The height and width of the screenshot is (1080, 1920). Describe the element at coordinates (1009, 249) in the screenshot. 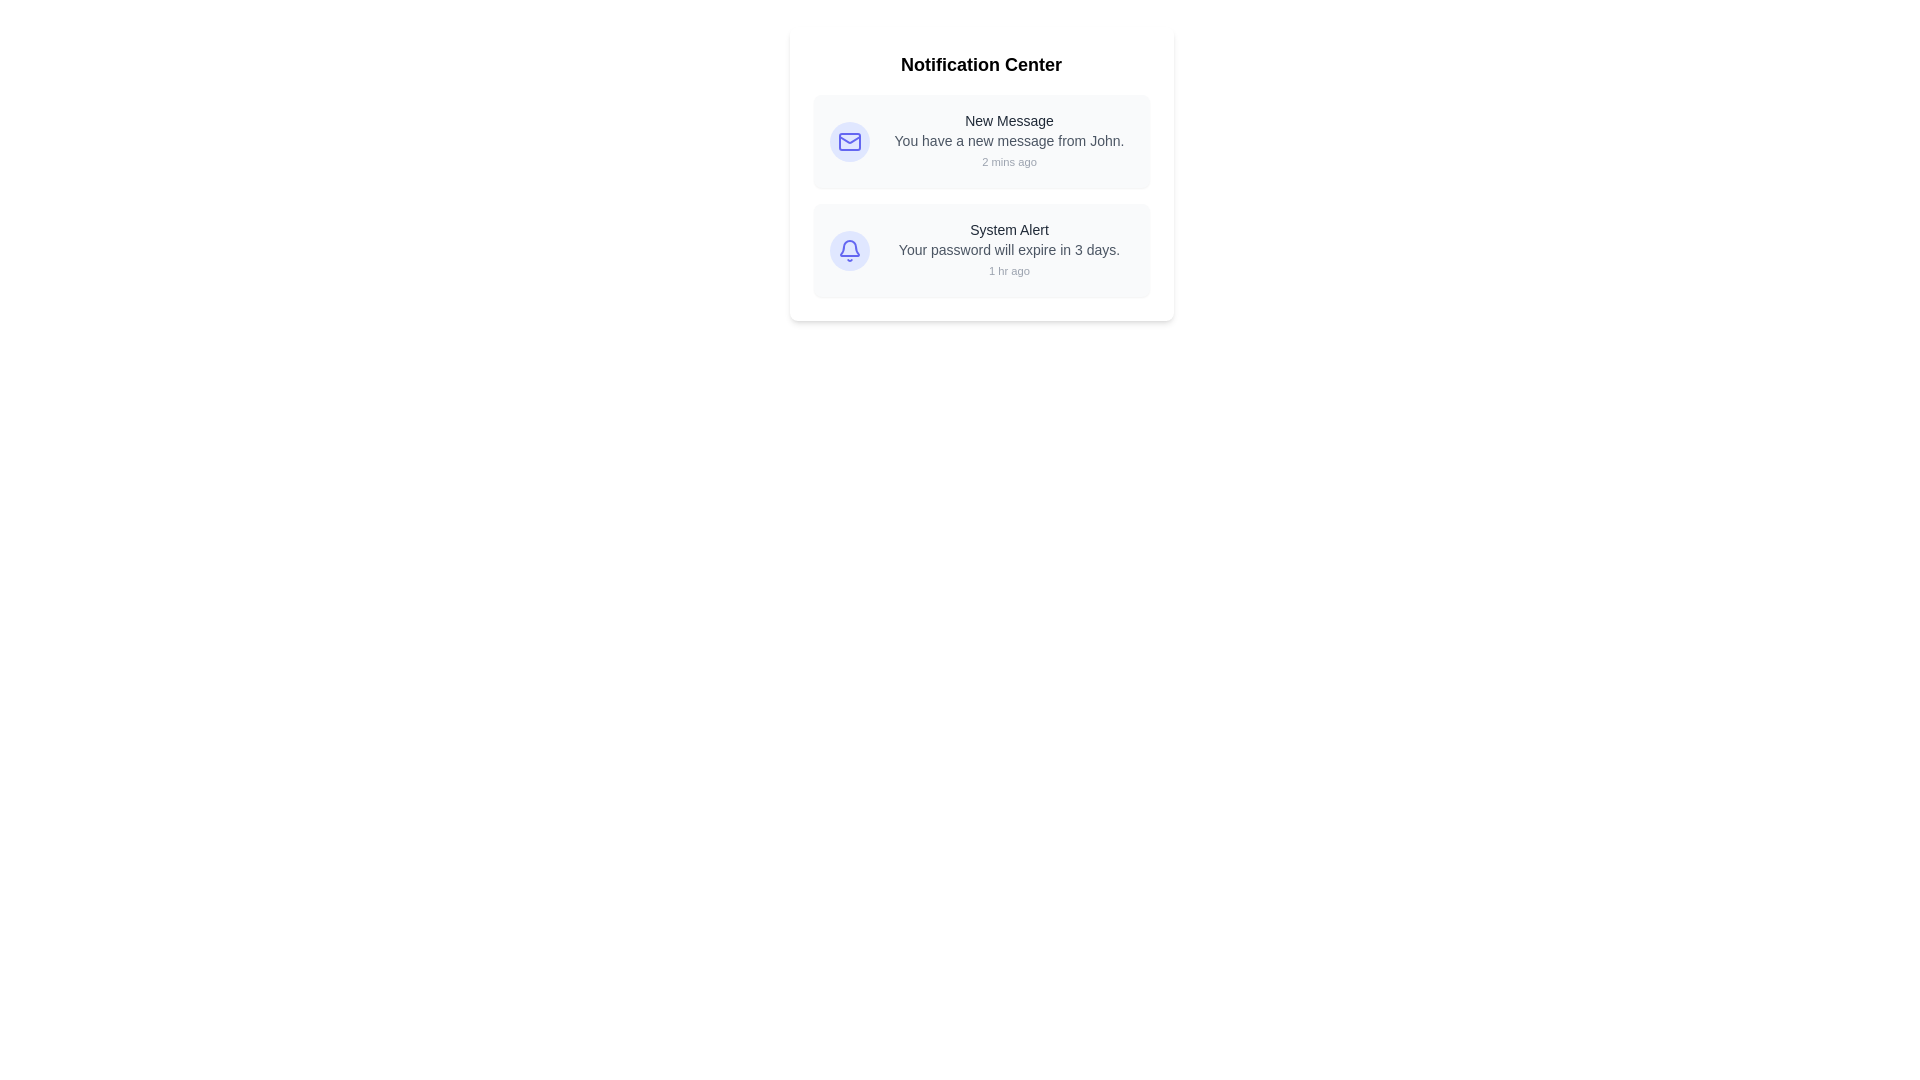

I see `the text label that reads 'Your password will expire in 3 days.' styled in gray font, located below 'System Alert' in the lower card of the Notification Center` at that location.